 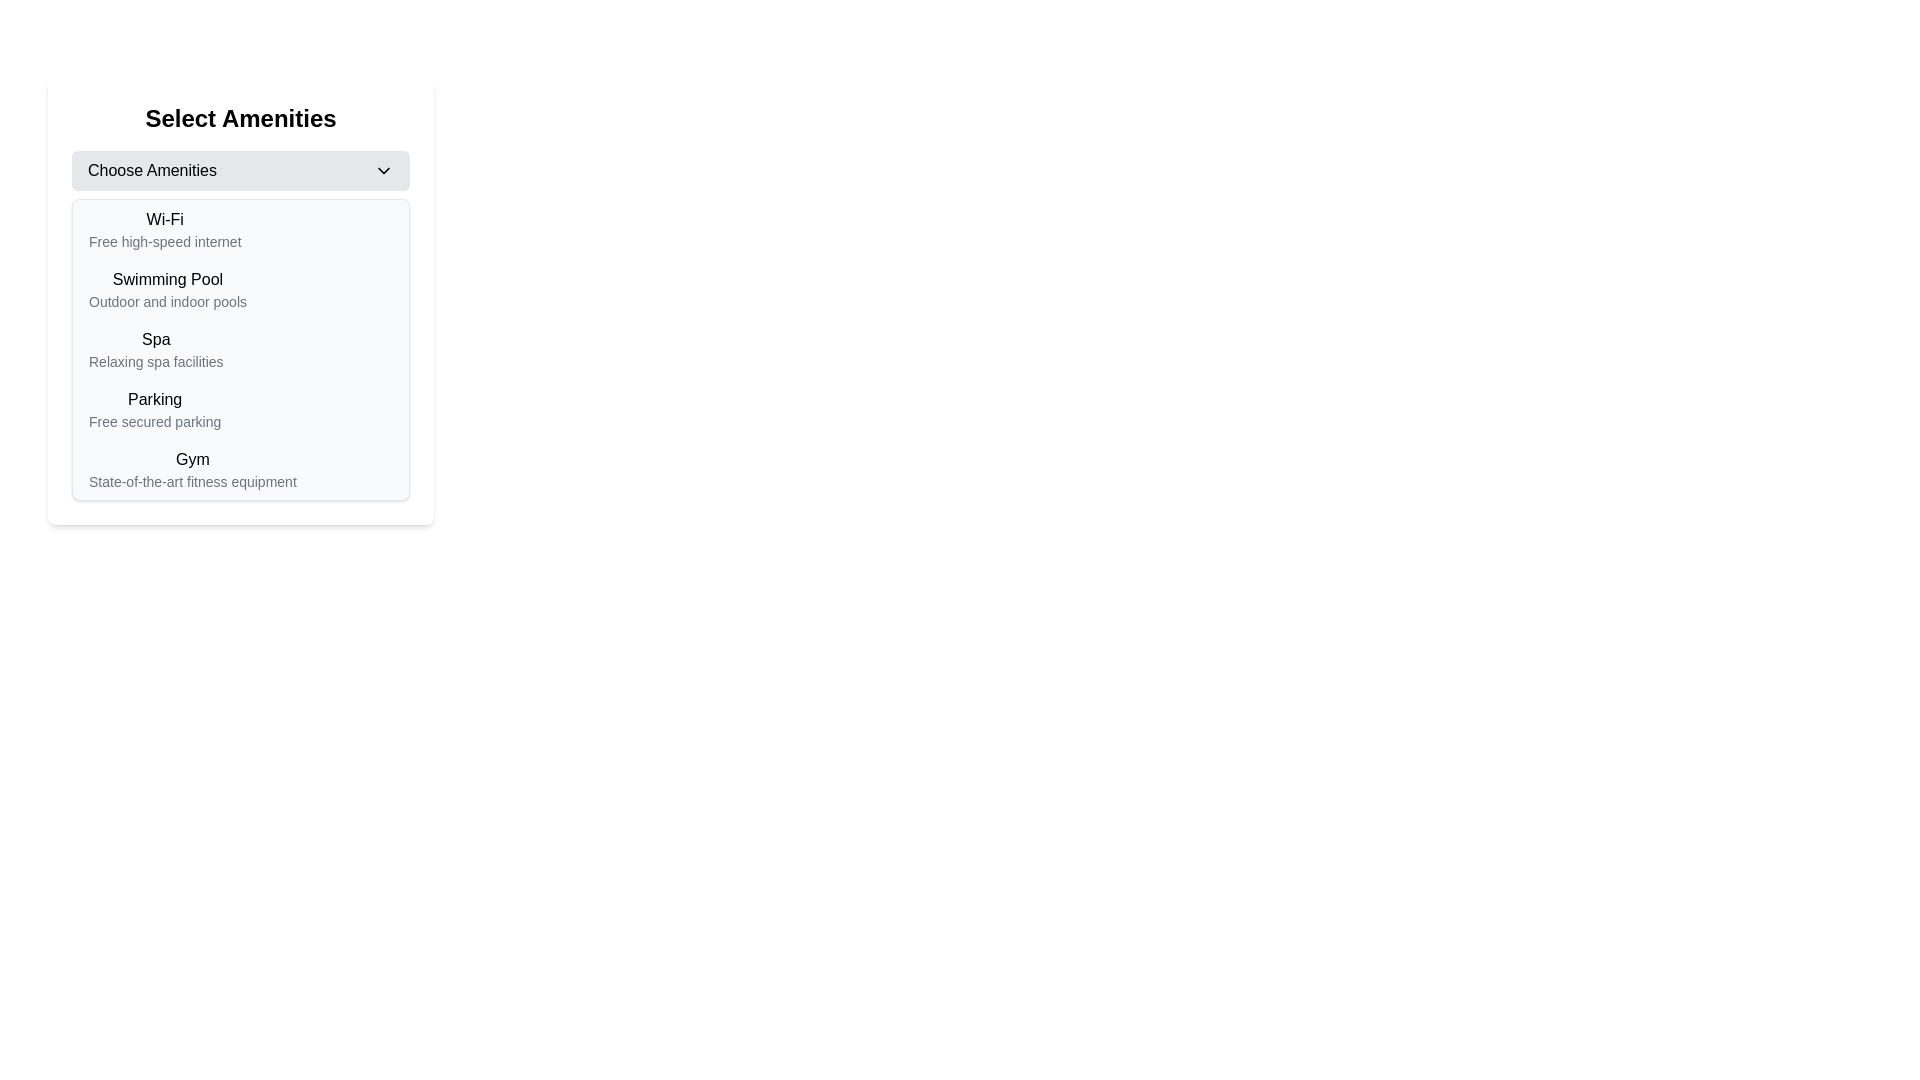 What do you see at coordinates (168, 301) in the screenshot?
I see `the text element that contains 'Outdoor and indoor pools', styled in small gray text, positioned below the title 'Swimming Pool'` at bounding box center [168, 301].